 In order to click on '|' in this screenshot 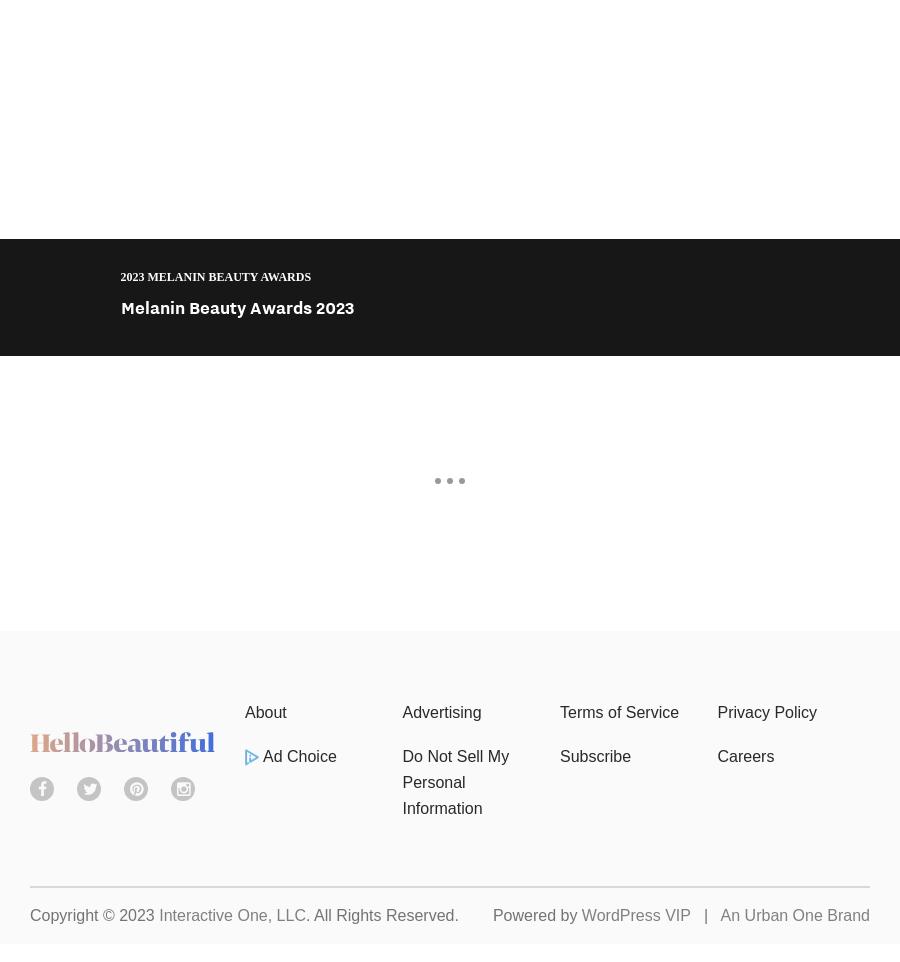, I will do `click(689, 915)`.